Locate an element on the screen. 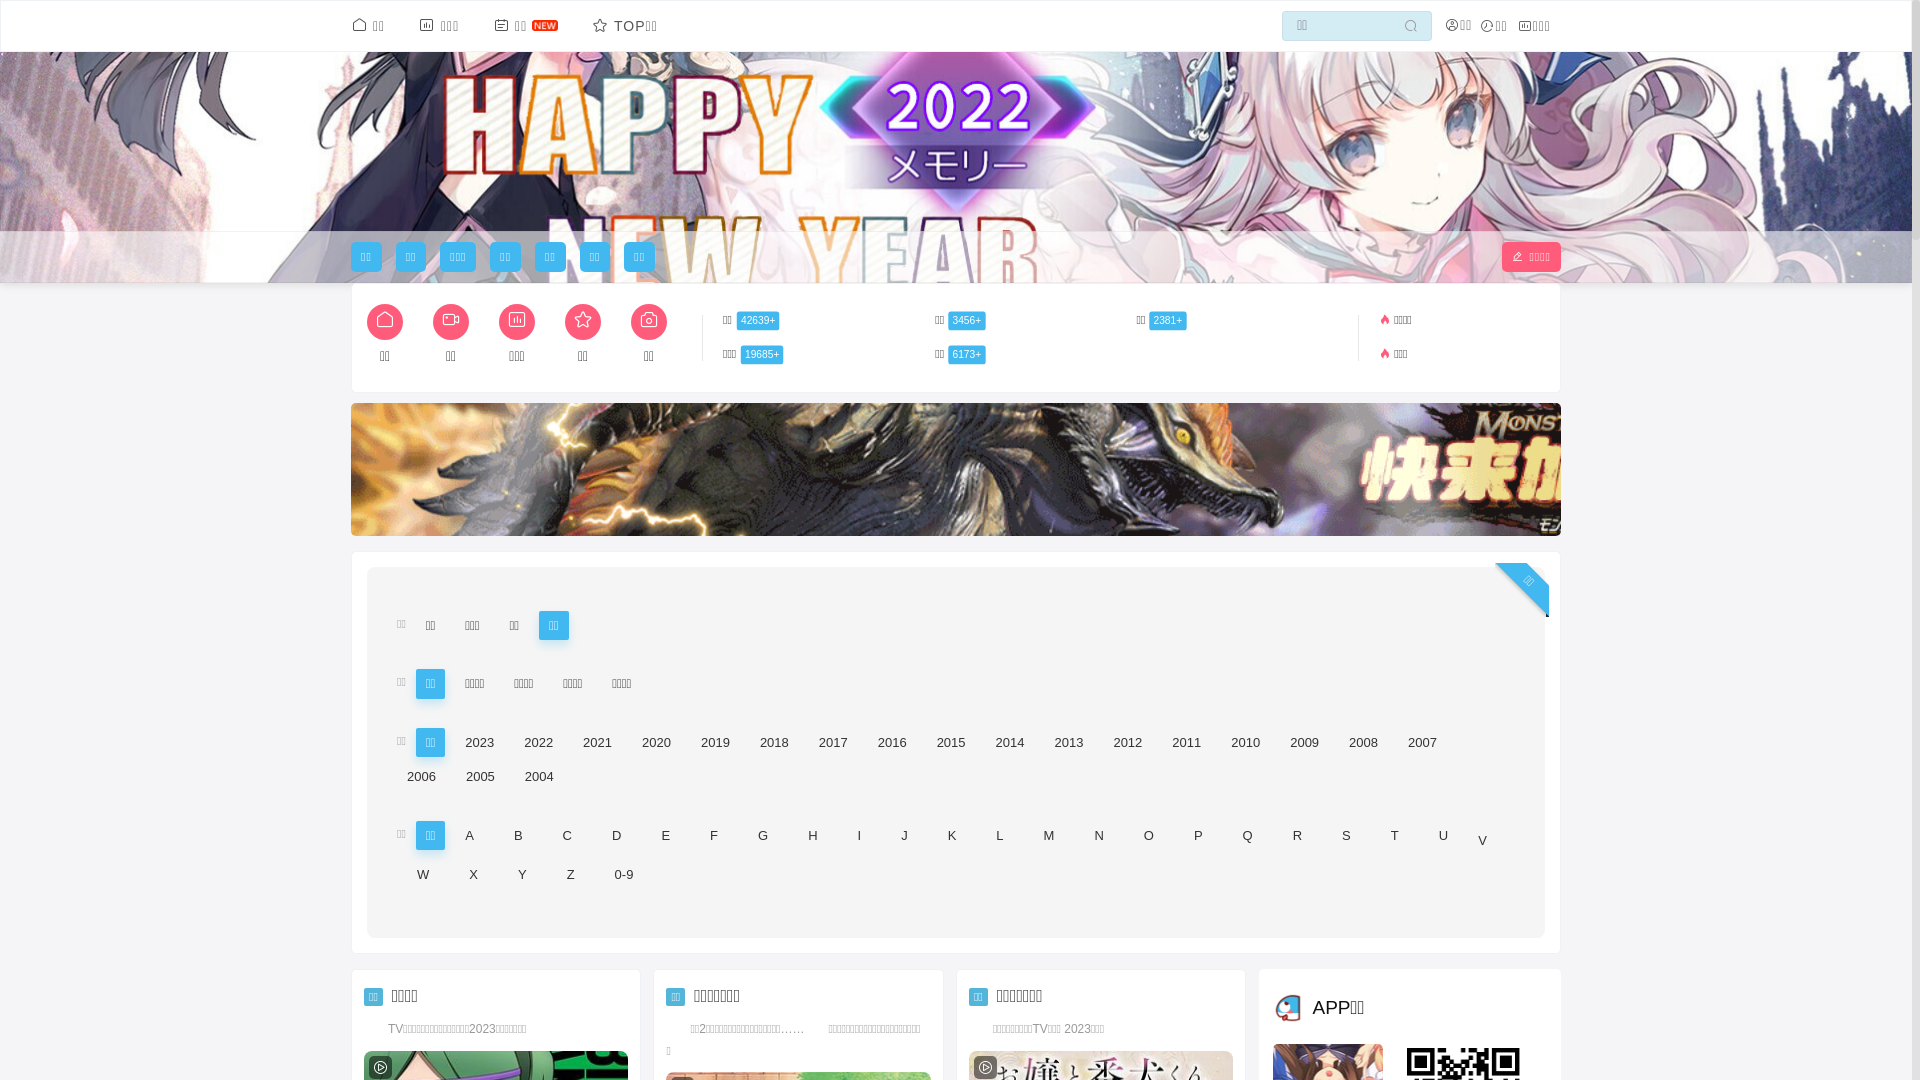 The width and height of the screenshot is (1920, 1080). '2010' is located at coordinates (1244, 742).